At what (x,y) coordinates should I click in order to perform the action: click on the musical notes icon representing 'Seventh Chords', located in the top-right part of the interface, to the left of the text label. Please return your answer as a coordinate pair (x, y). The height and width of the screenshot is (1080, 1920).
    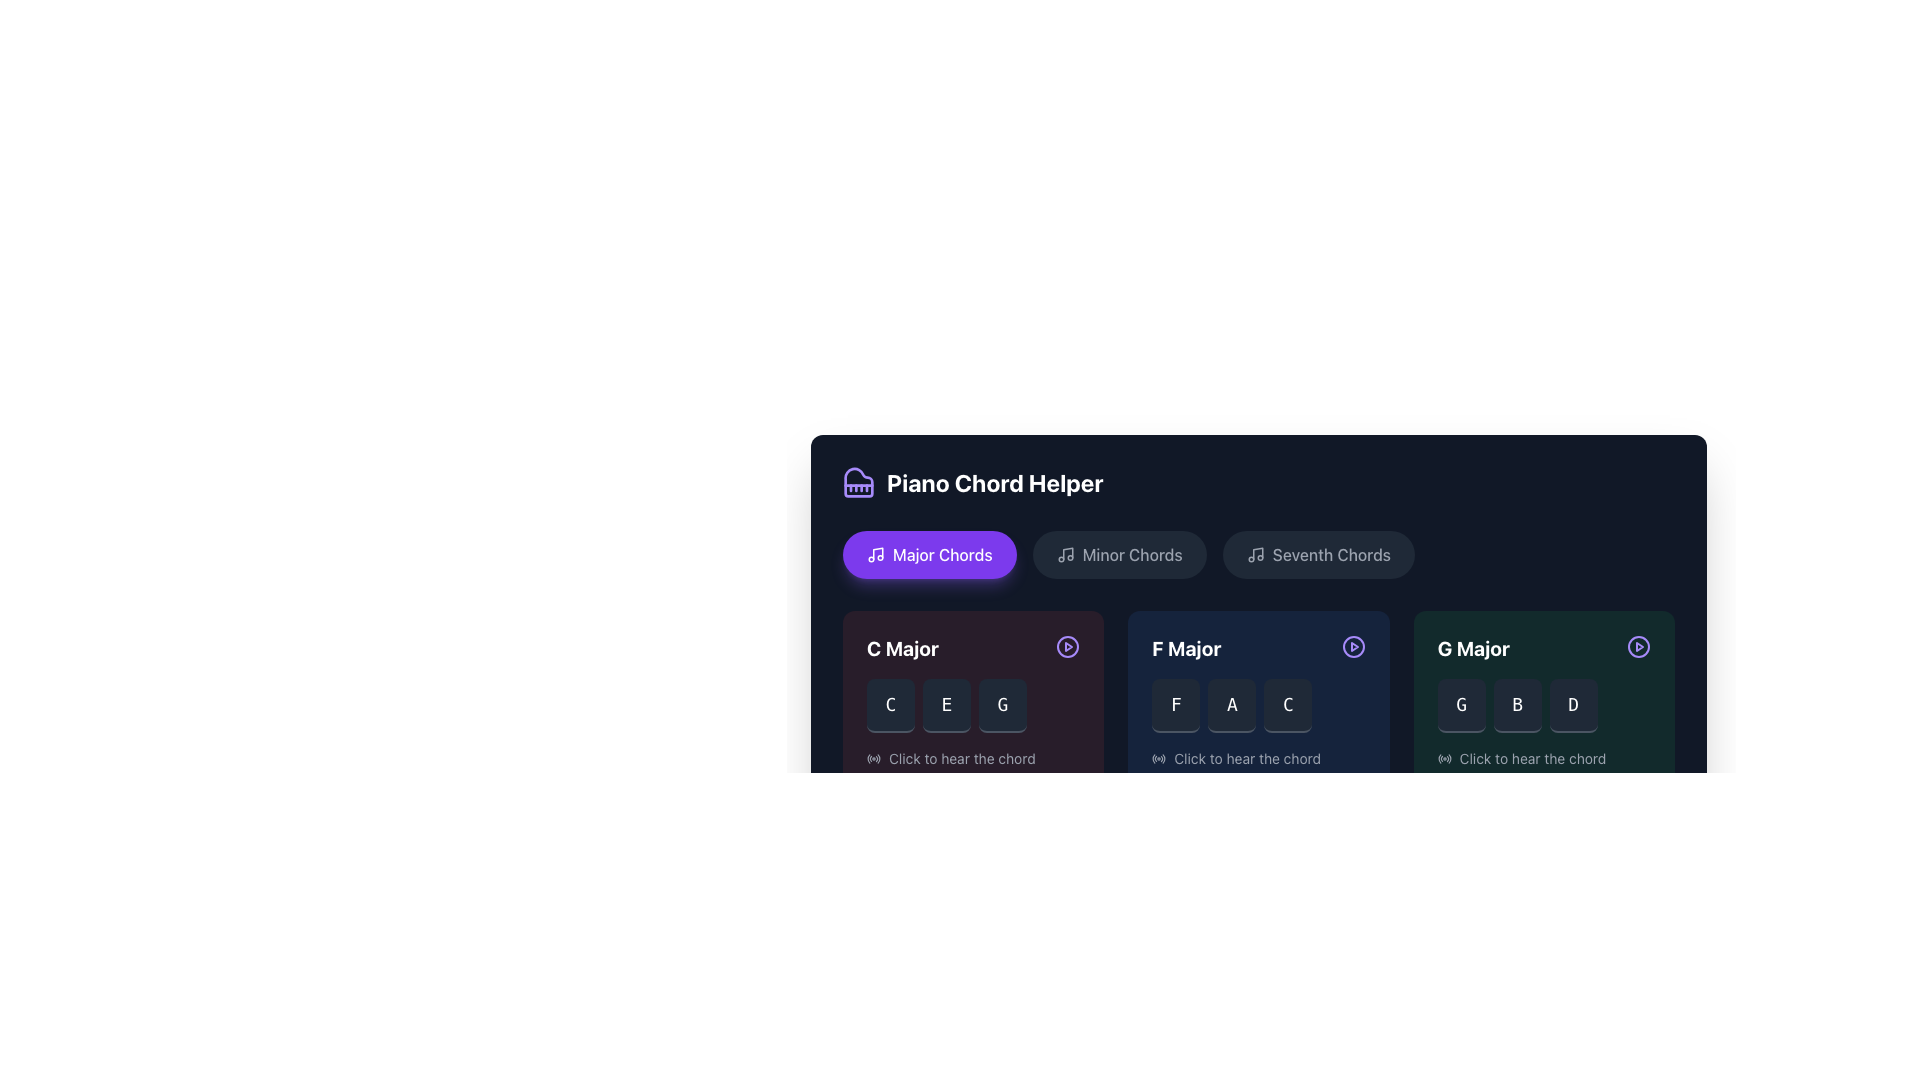
    Looking at the image, I should click on (1254, 555).